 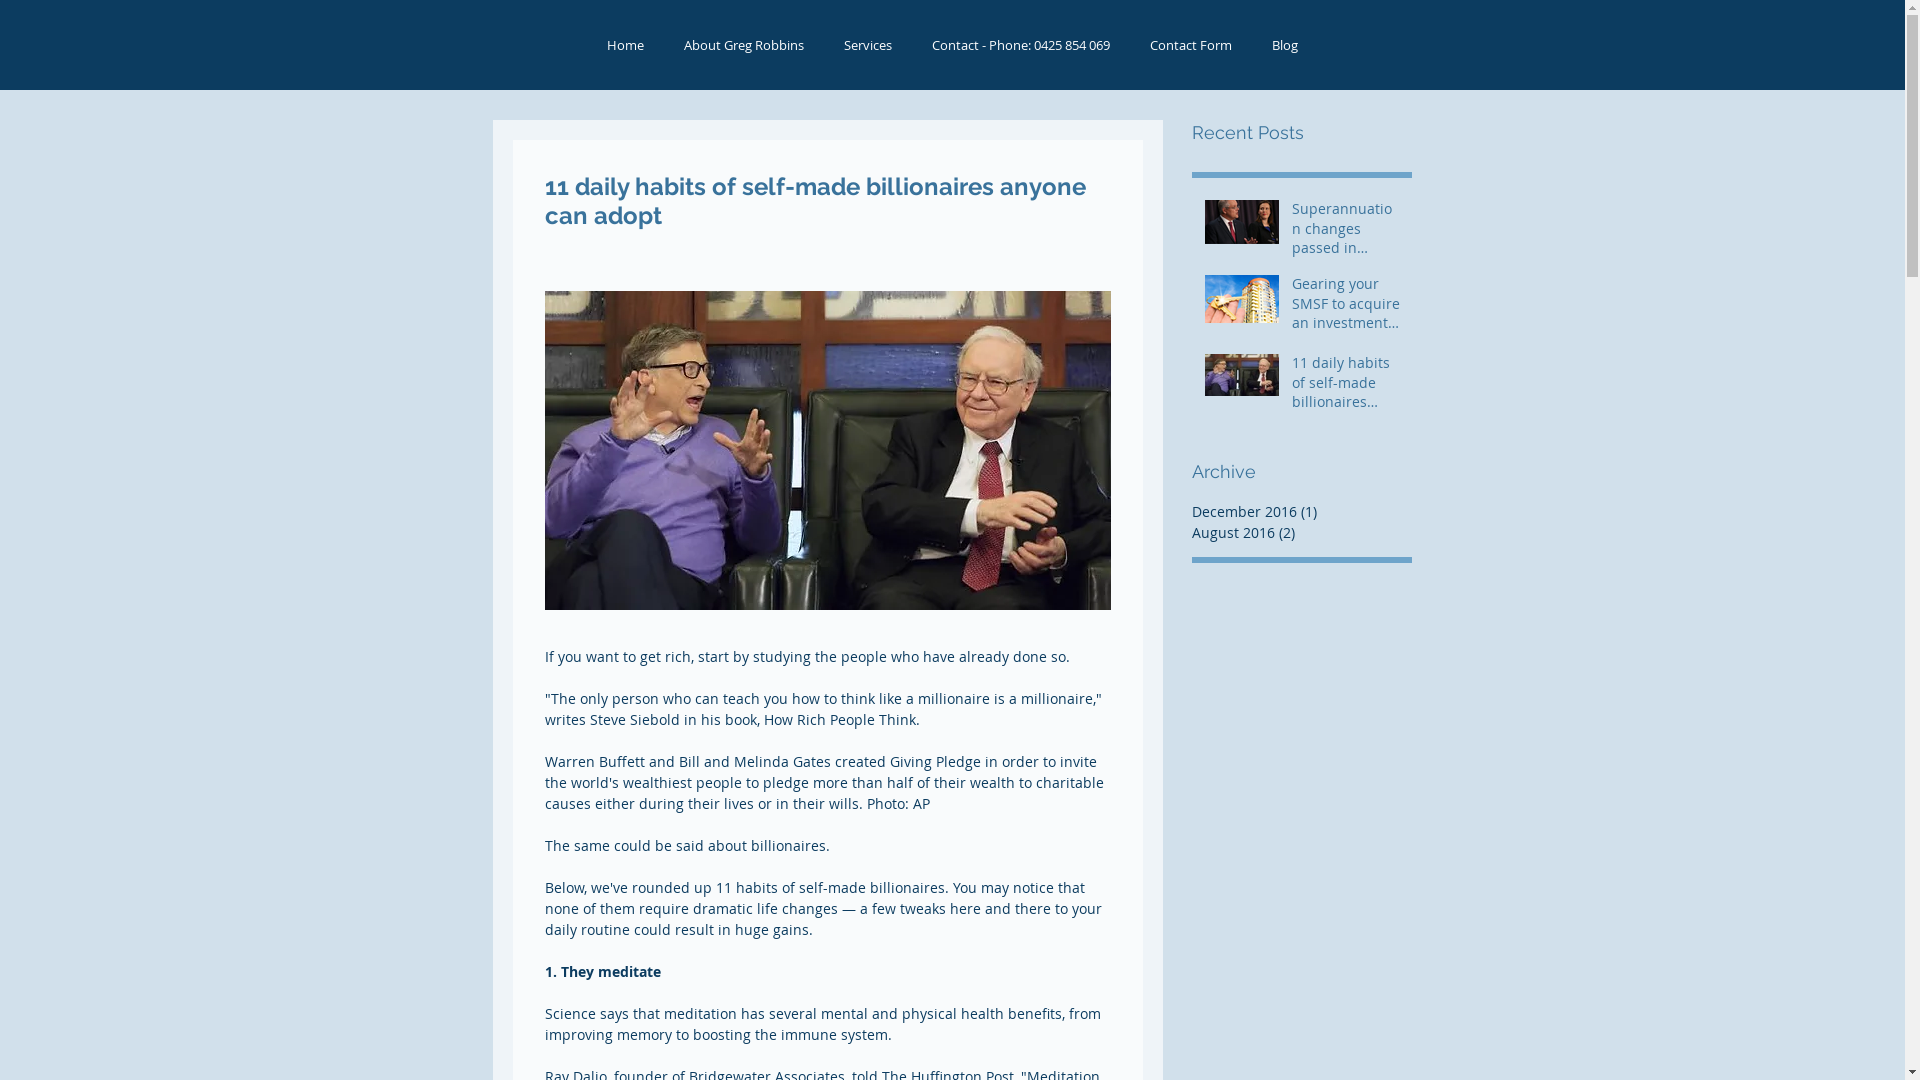 I want to click on 'Superannuation changes passed in Parliament', so click(x=1291, y=231).